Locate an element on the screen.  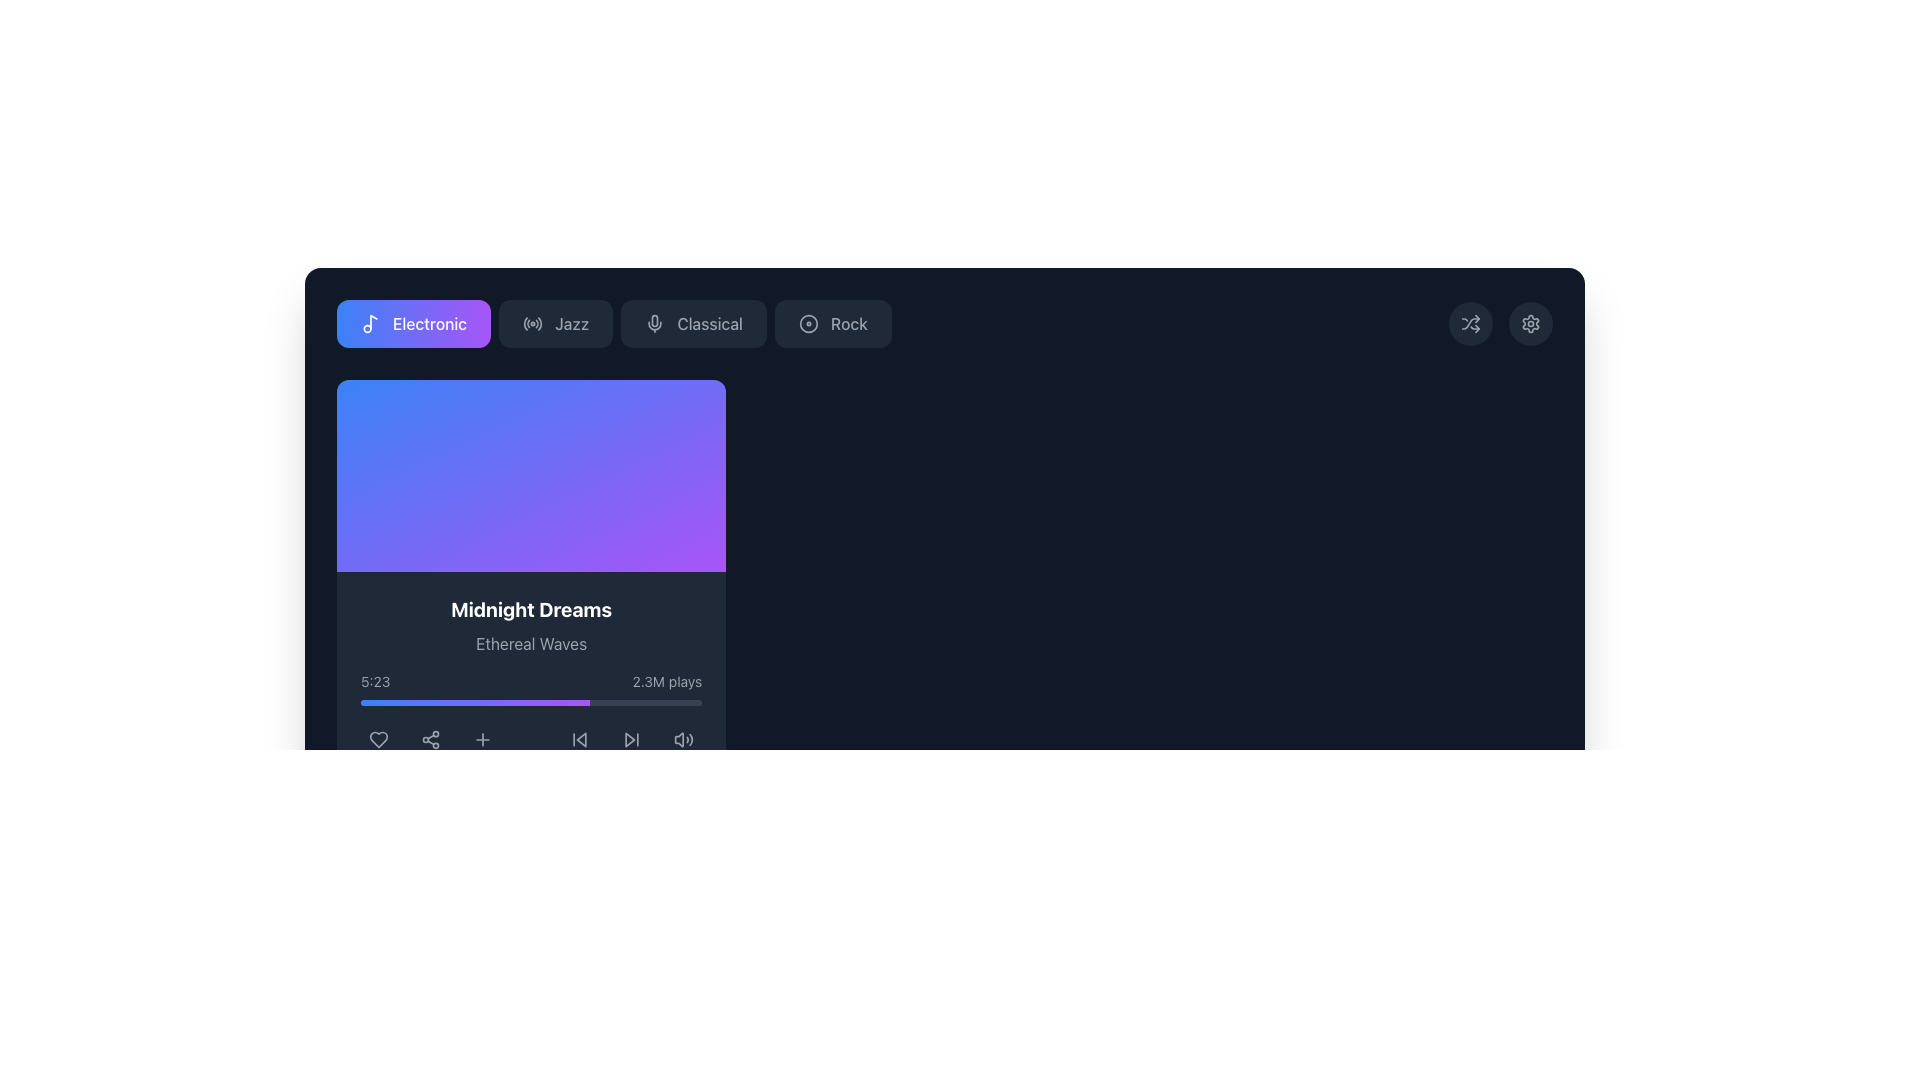
the 'Jazz' button, which is a rounded rectangular button with a dark background and grey text that highlights to white when hovered is located at coordinates (556, 323).